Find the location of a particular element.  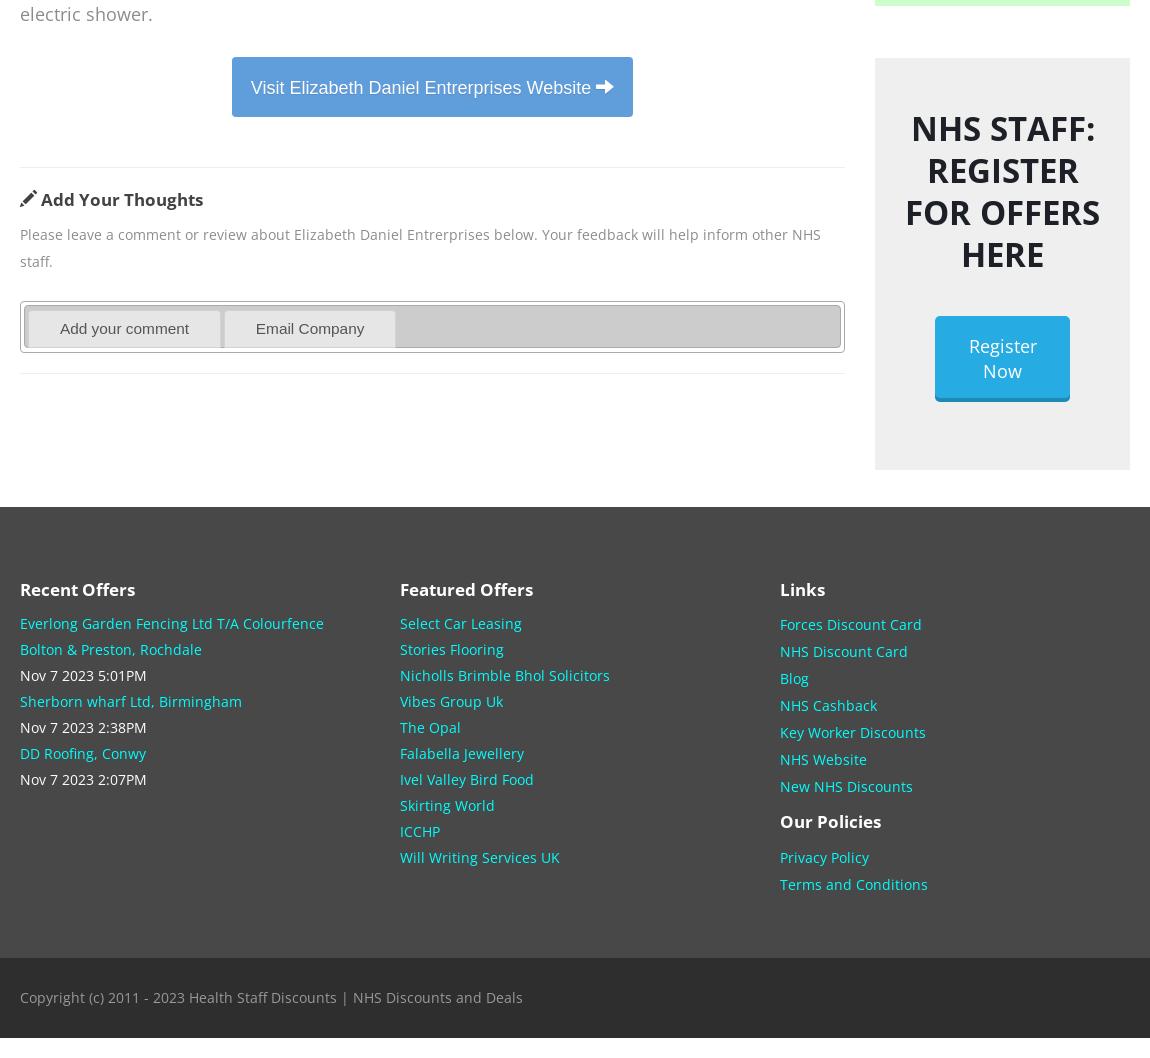

'Please leave a comment or review about Elizabeth Daniel Entrerprises below. Your feedback will help inform other NHS staff.' is located at coordinates (19, 247).